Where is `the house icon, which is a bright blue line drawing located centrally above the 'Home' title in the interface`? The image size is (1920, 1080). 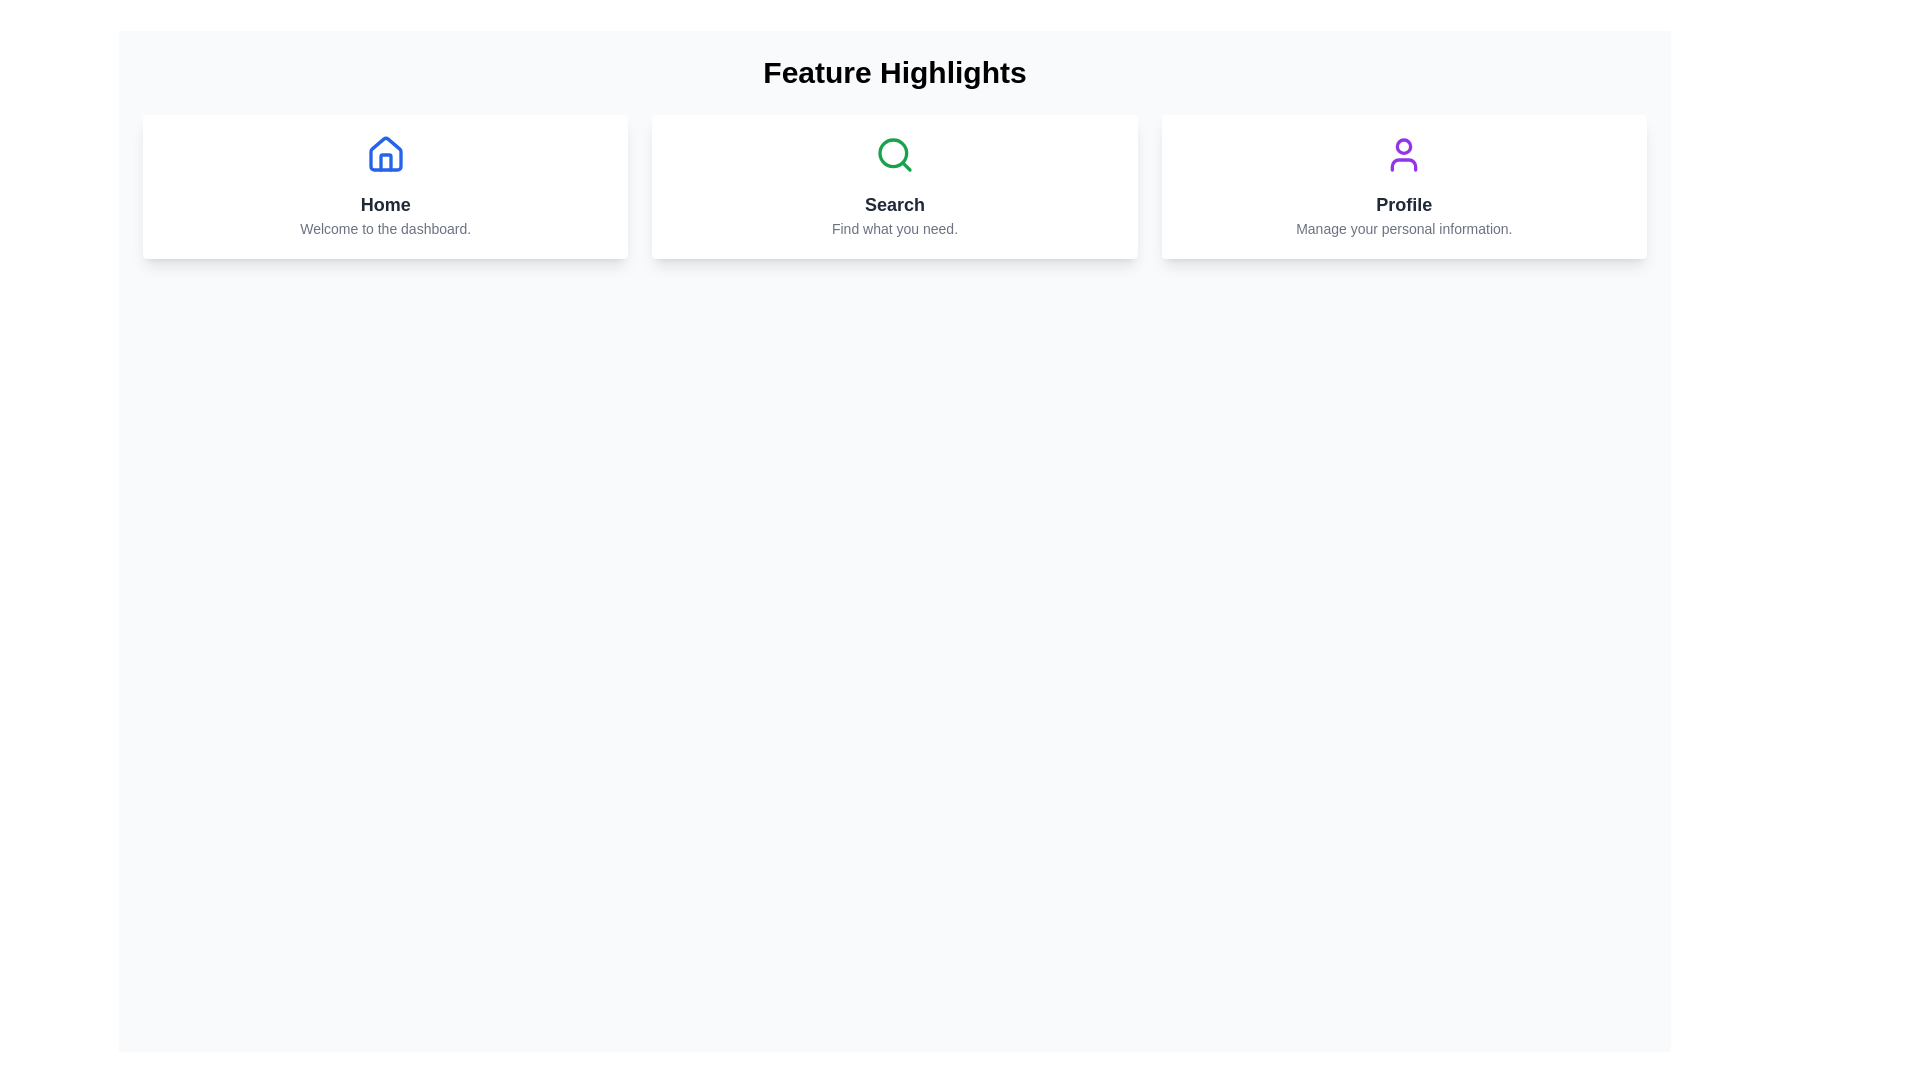
the house icon, which is a bright blue line drawing located centrally above the 'Home' title in the interface is located at coordinates (385, 153).